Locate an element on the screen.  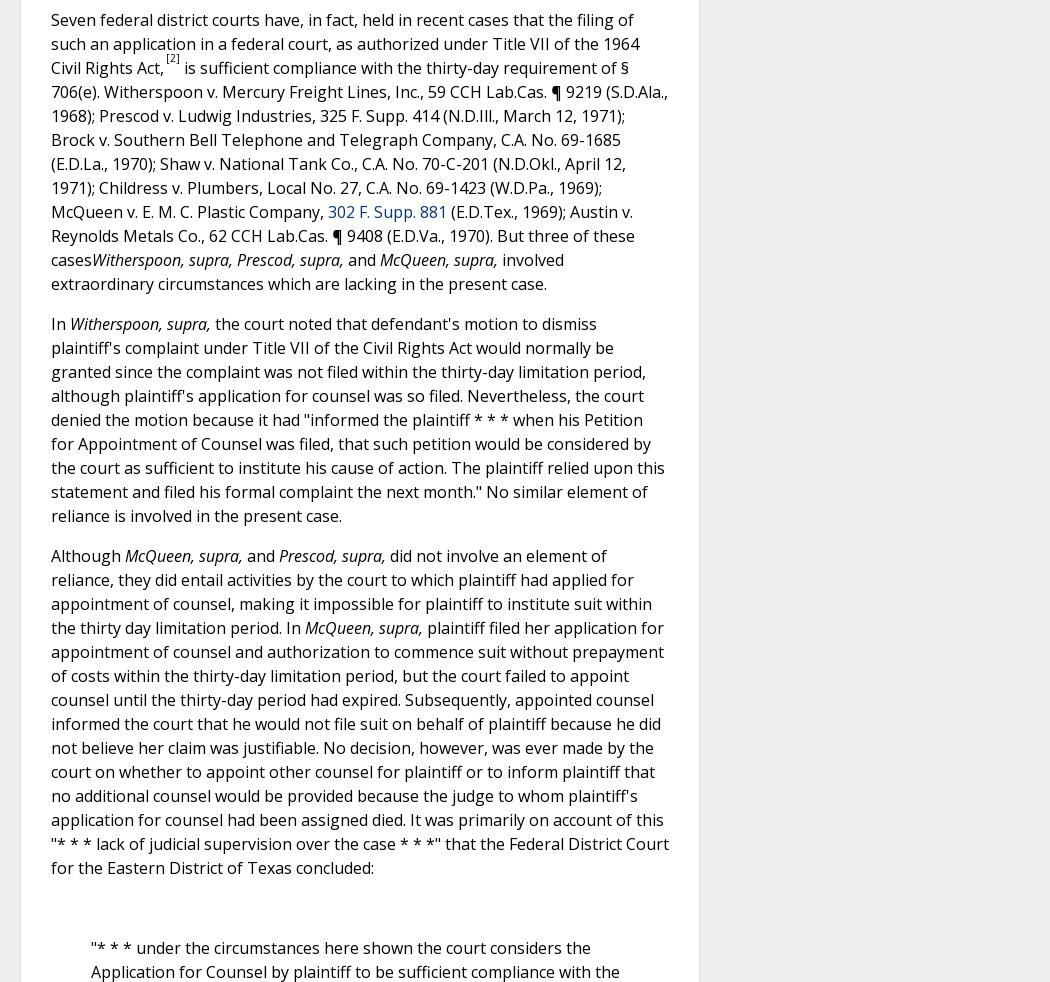
'did not involve an element of reliance, they did entail activities by the court to which plaintiff had applied for appointment of counsel, making it impossible for plaintiff to institute suit within the thirty day limitation period. In' is located at coordinates (50, 589).